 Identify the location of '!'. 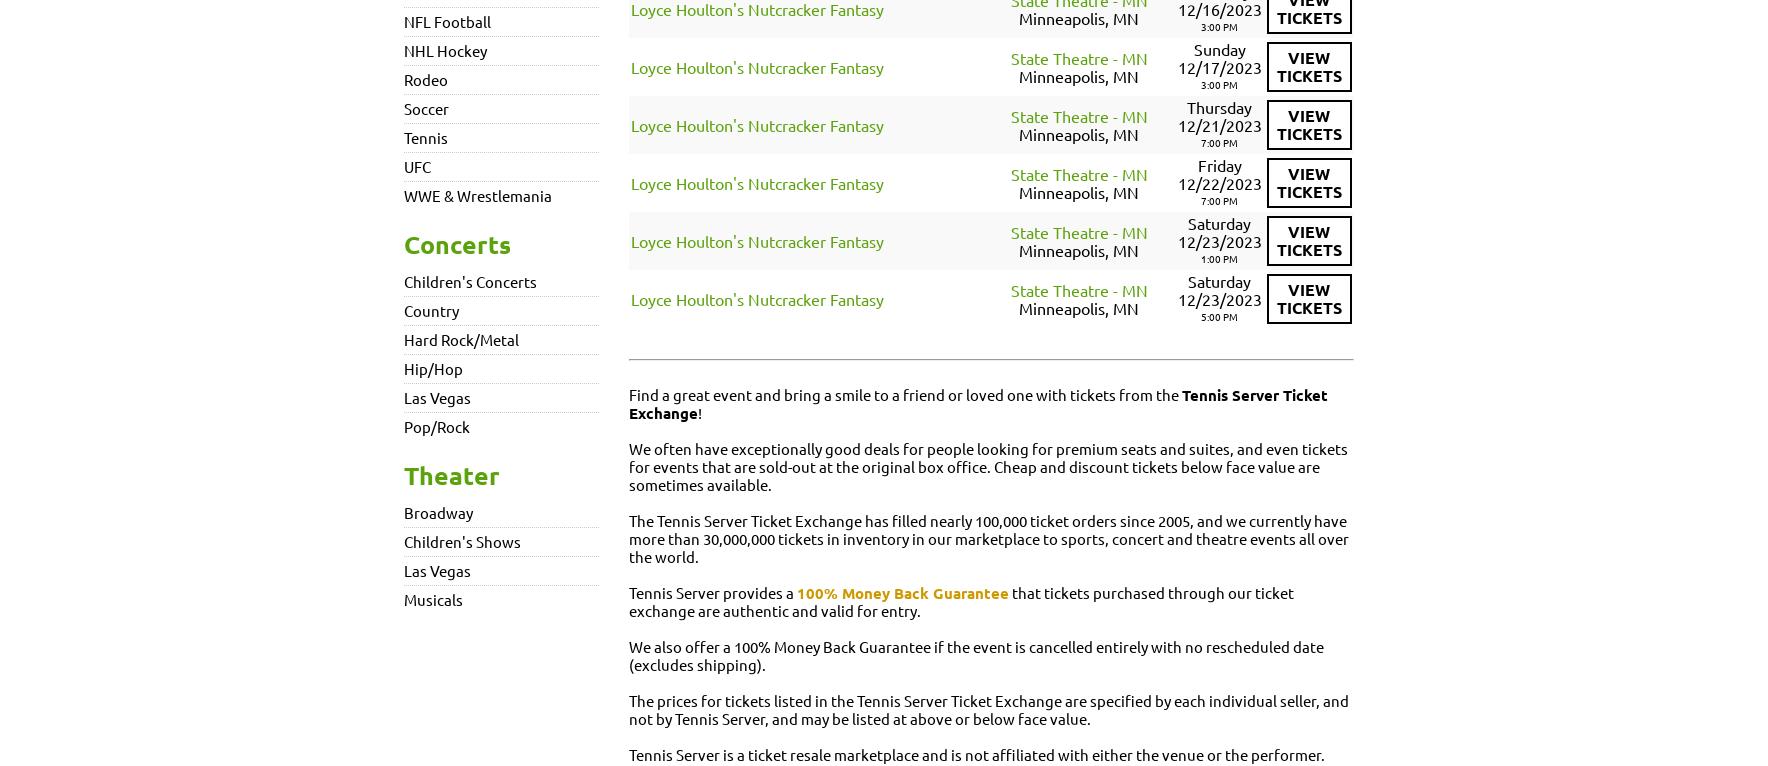
(699, 411).